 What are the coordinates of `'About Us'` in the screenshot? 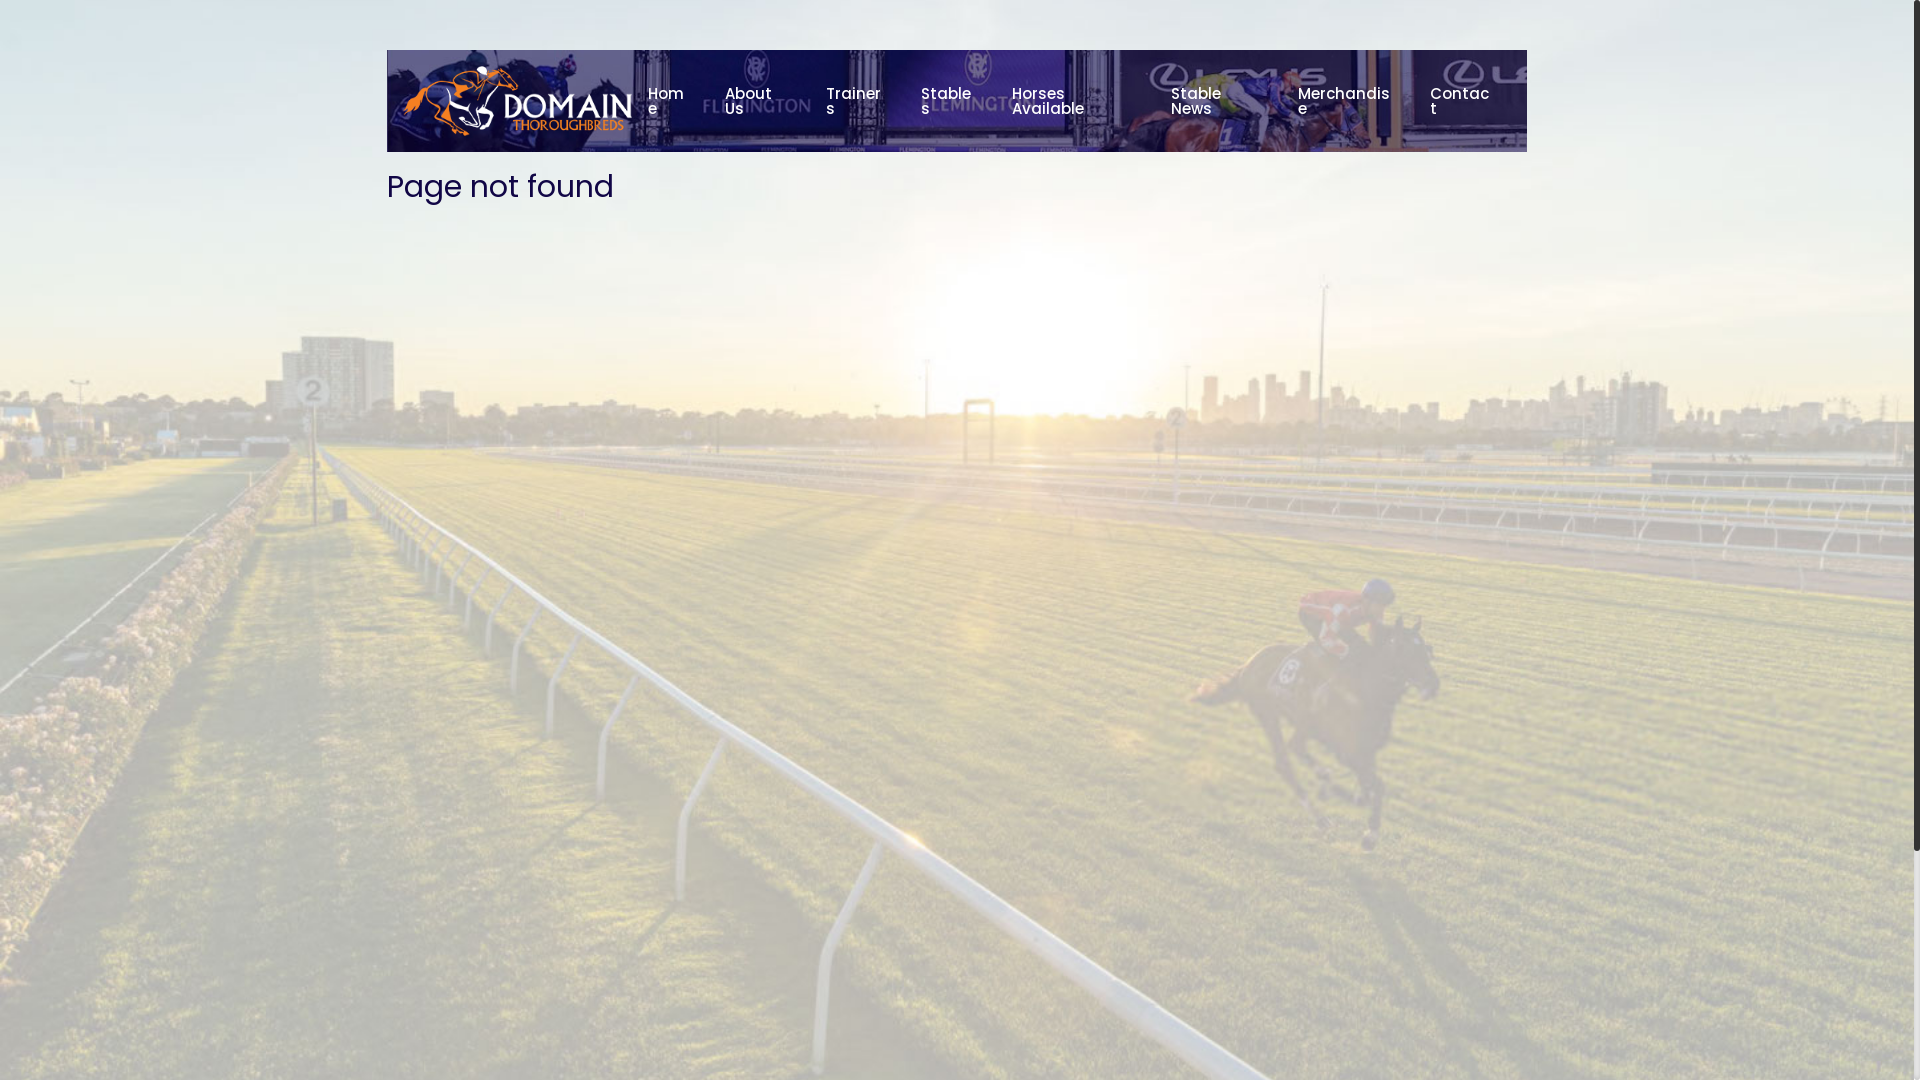 It's located at (758, 100).